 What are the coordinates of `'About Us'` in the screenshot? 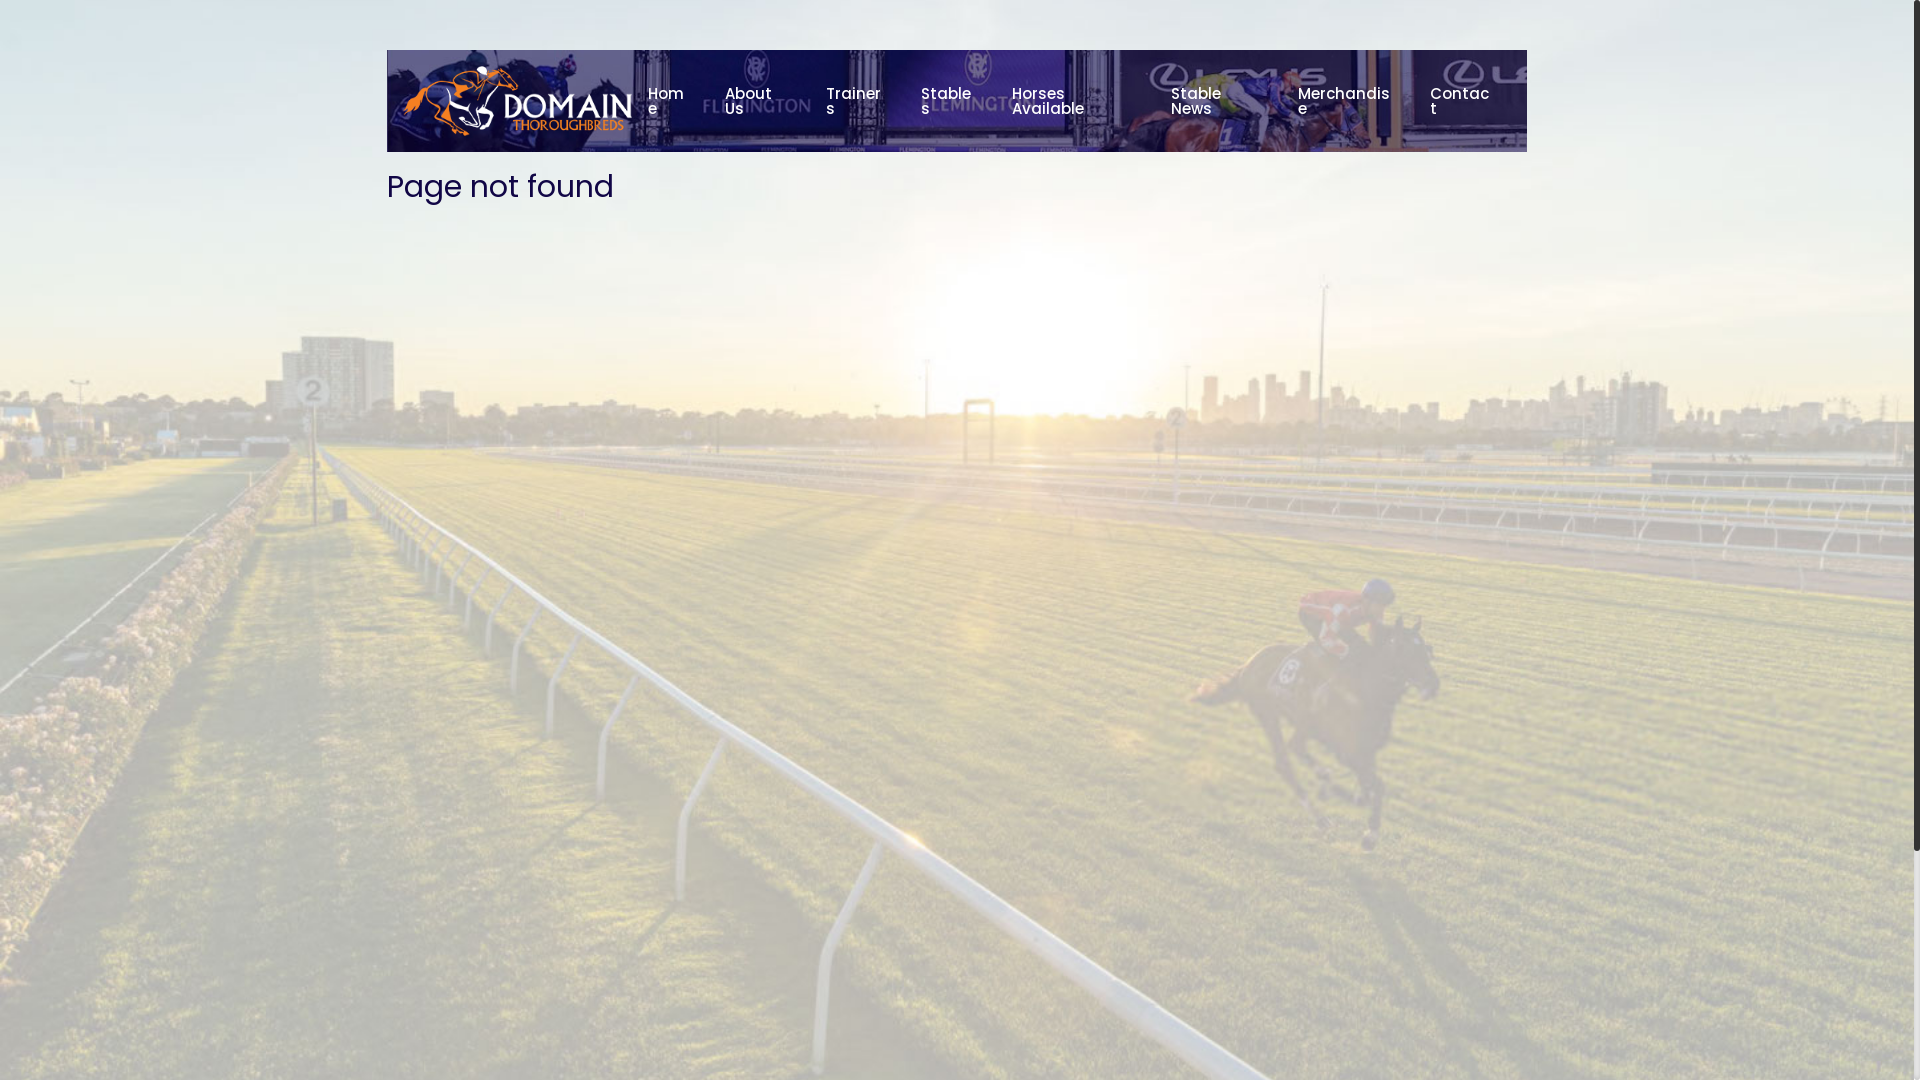 It's located at (758, 100).